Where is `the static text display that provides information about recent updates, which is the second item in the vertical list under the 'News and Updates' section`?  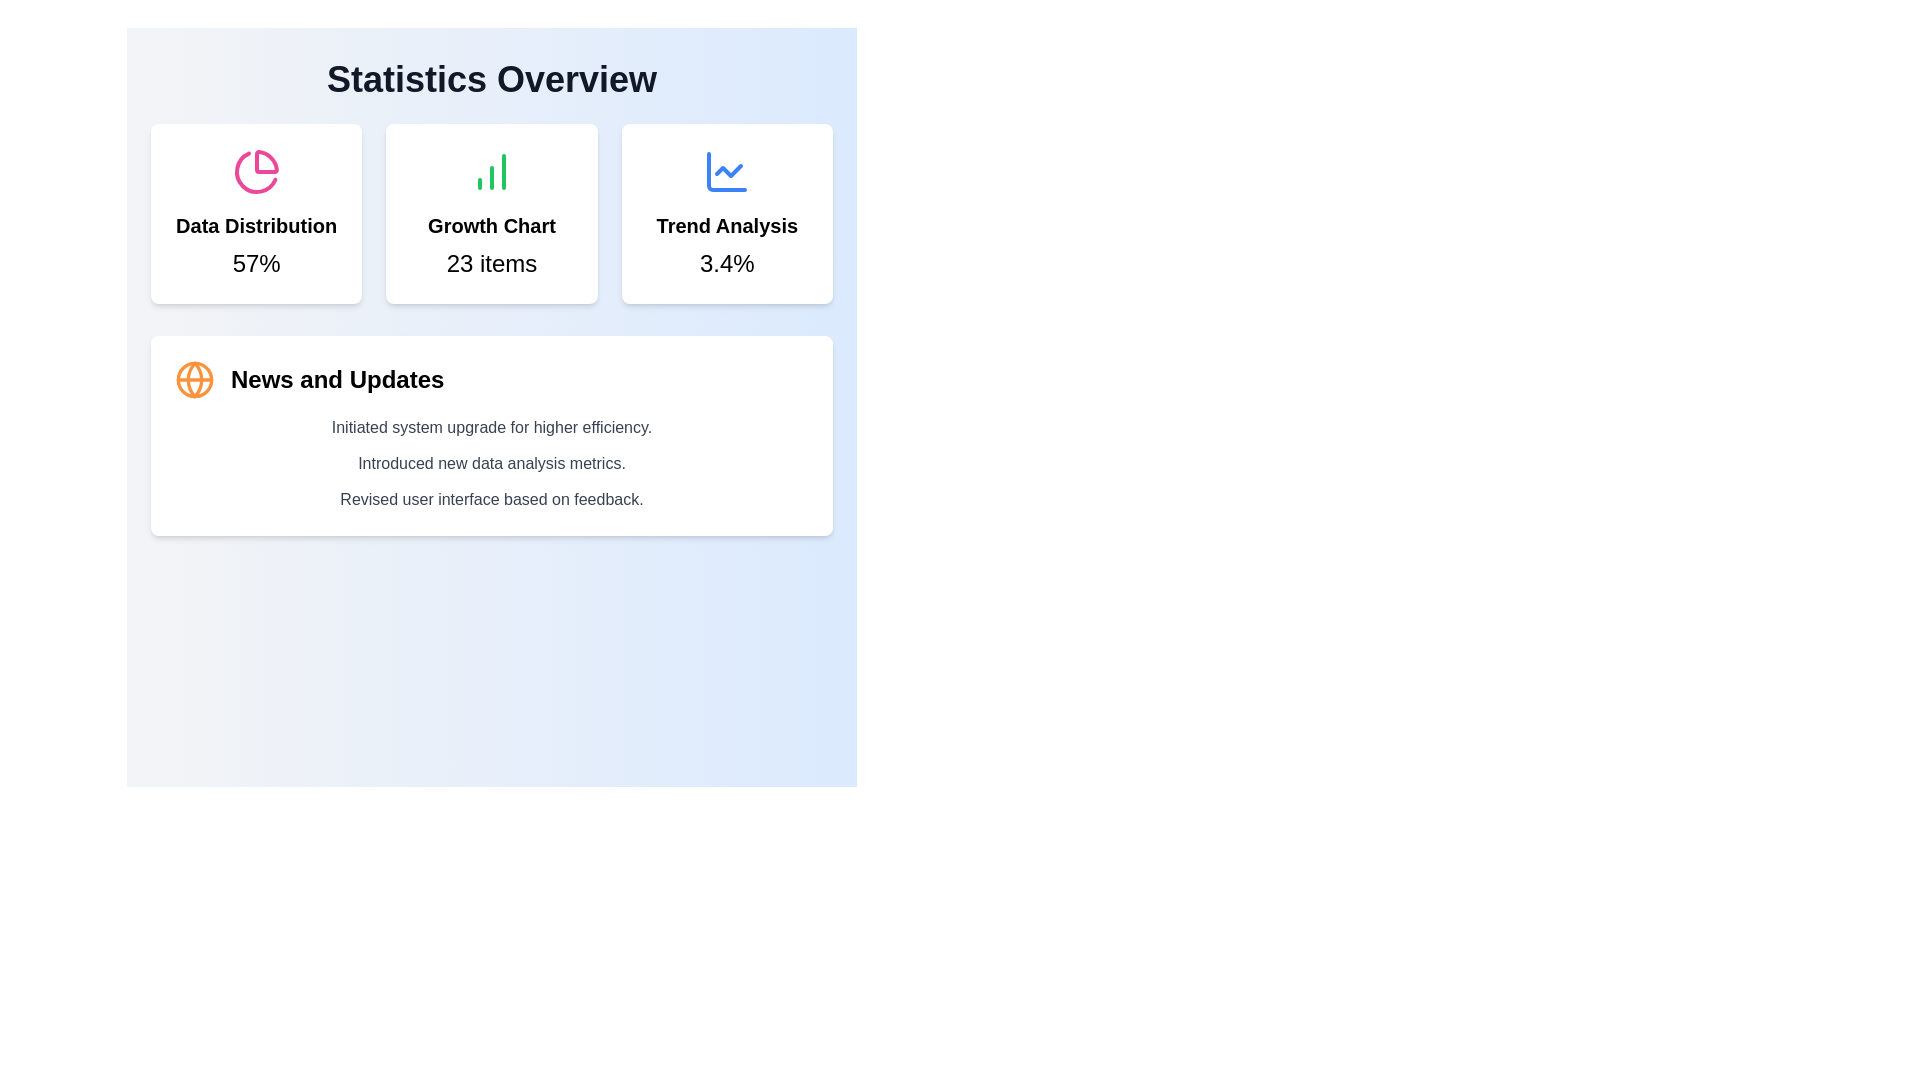 the static text display that provides information about recent updates, which is the second item in the vertical list under the 'News and Updates' section is located at coordinates (491, 463).